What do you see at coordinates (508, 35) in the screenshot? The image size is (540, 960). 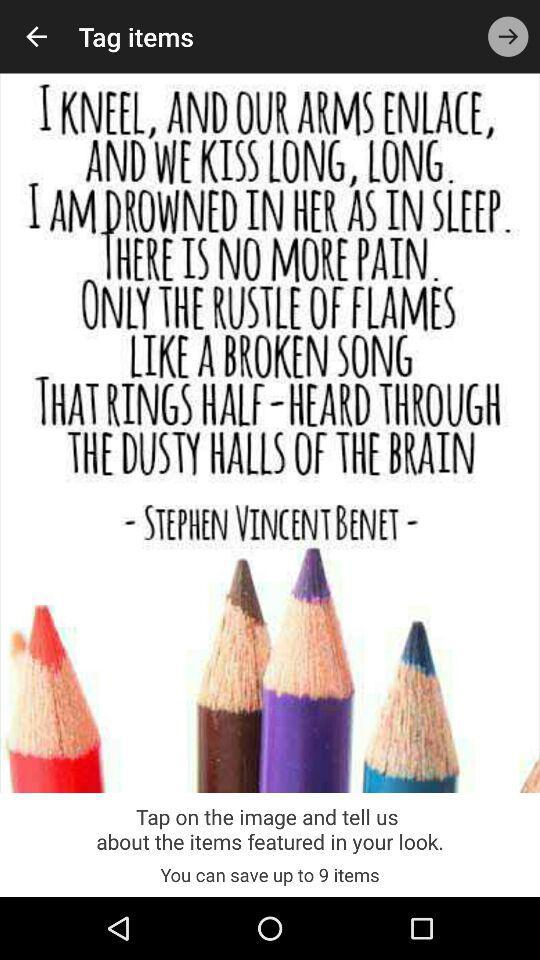 I see `icon at the top right corner` at bounding box center [508, 35].